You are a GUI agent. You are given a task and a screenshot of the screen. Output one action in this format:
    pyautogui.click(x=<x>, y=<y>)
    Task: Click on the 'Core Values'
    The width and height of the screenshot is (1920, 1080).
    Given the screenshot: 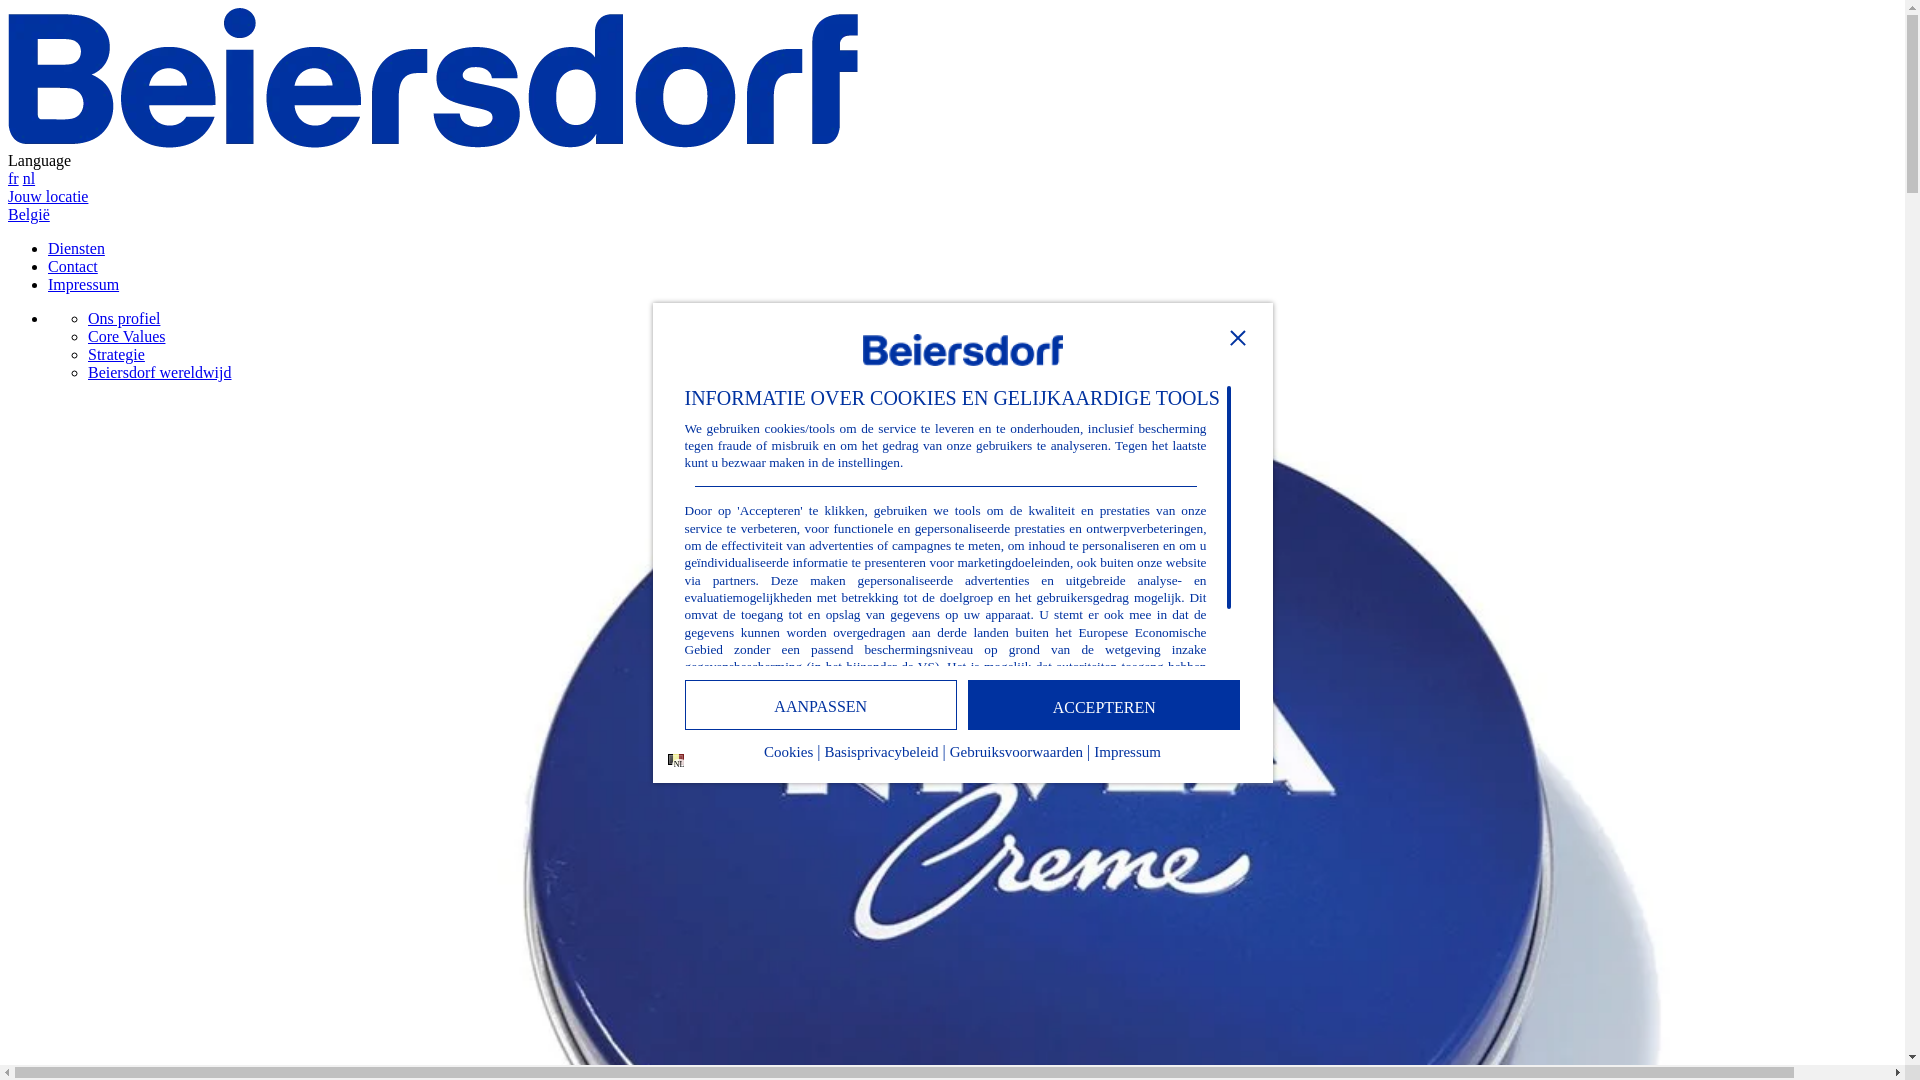 What is the action you would take?
    pyautogui.click(x=125, y=335)
    